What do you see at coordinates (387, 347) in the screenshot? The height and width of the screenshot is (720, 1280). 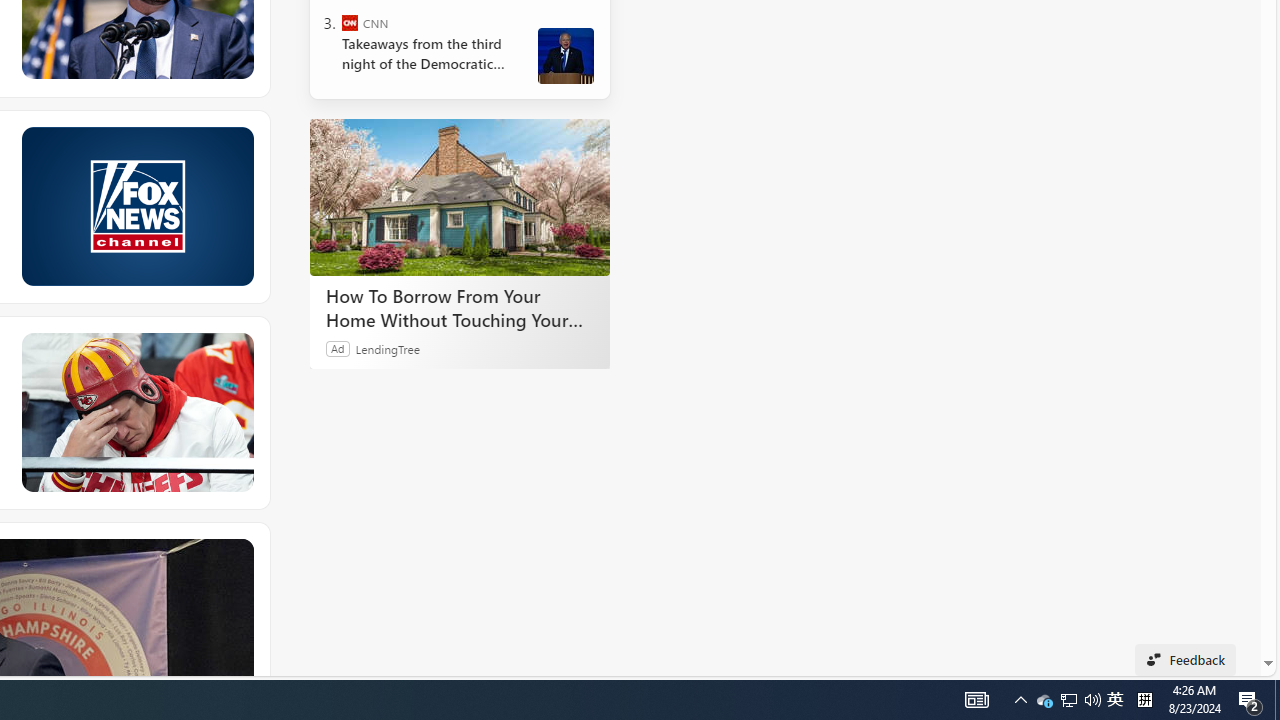 I see `'LendingTree'` at bounding box center [387, 347].